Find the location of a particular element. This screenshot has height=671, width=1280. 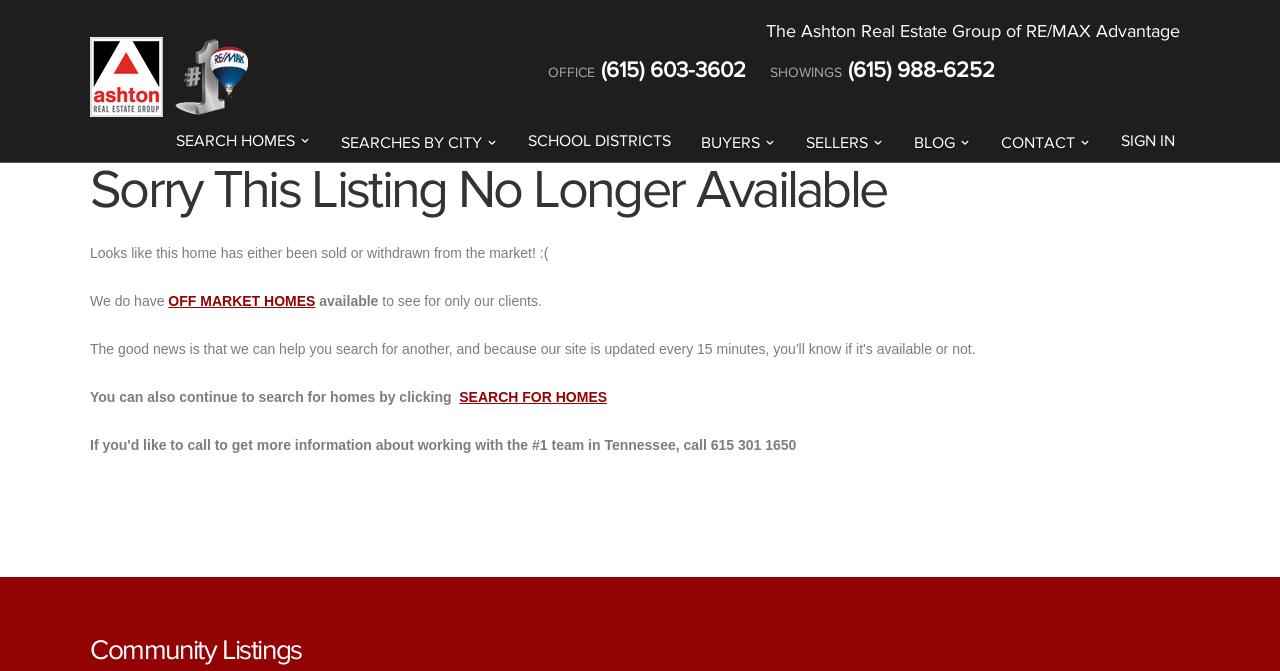

'If you'd like to call to get more information about working with the #1 team in Tennessee, call 615 301 1650' is located at coordinates (88, 443).